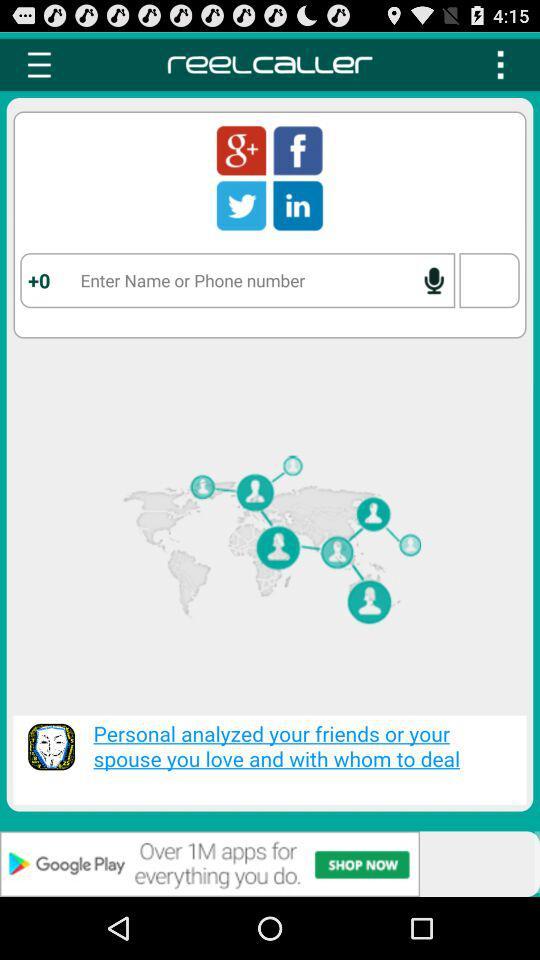 This screenshot has width=540, height=960. I want to click on the image below phone number, so click(270, 549).